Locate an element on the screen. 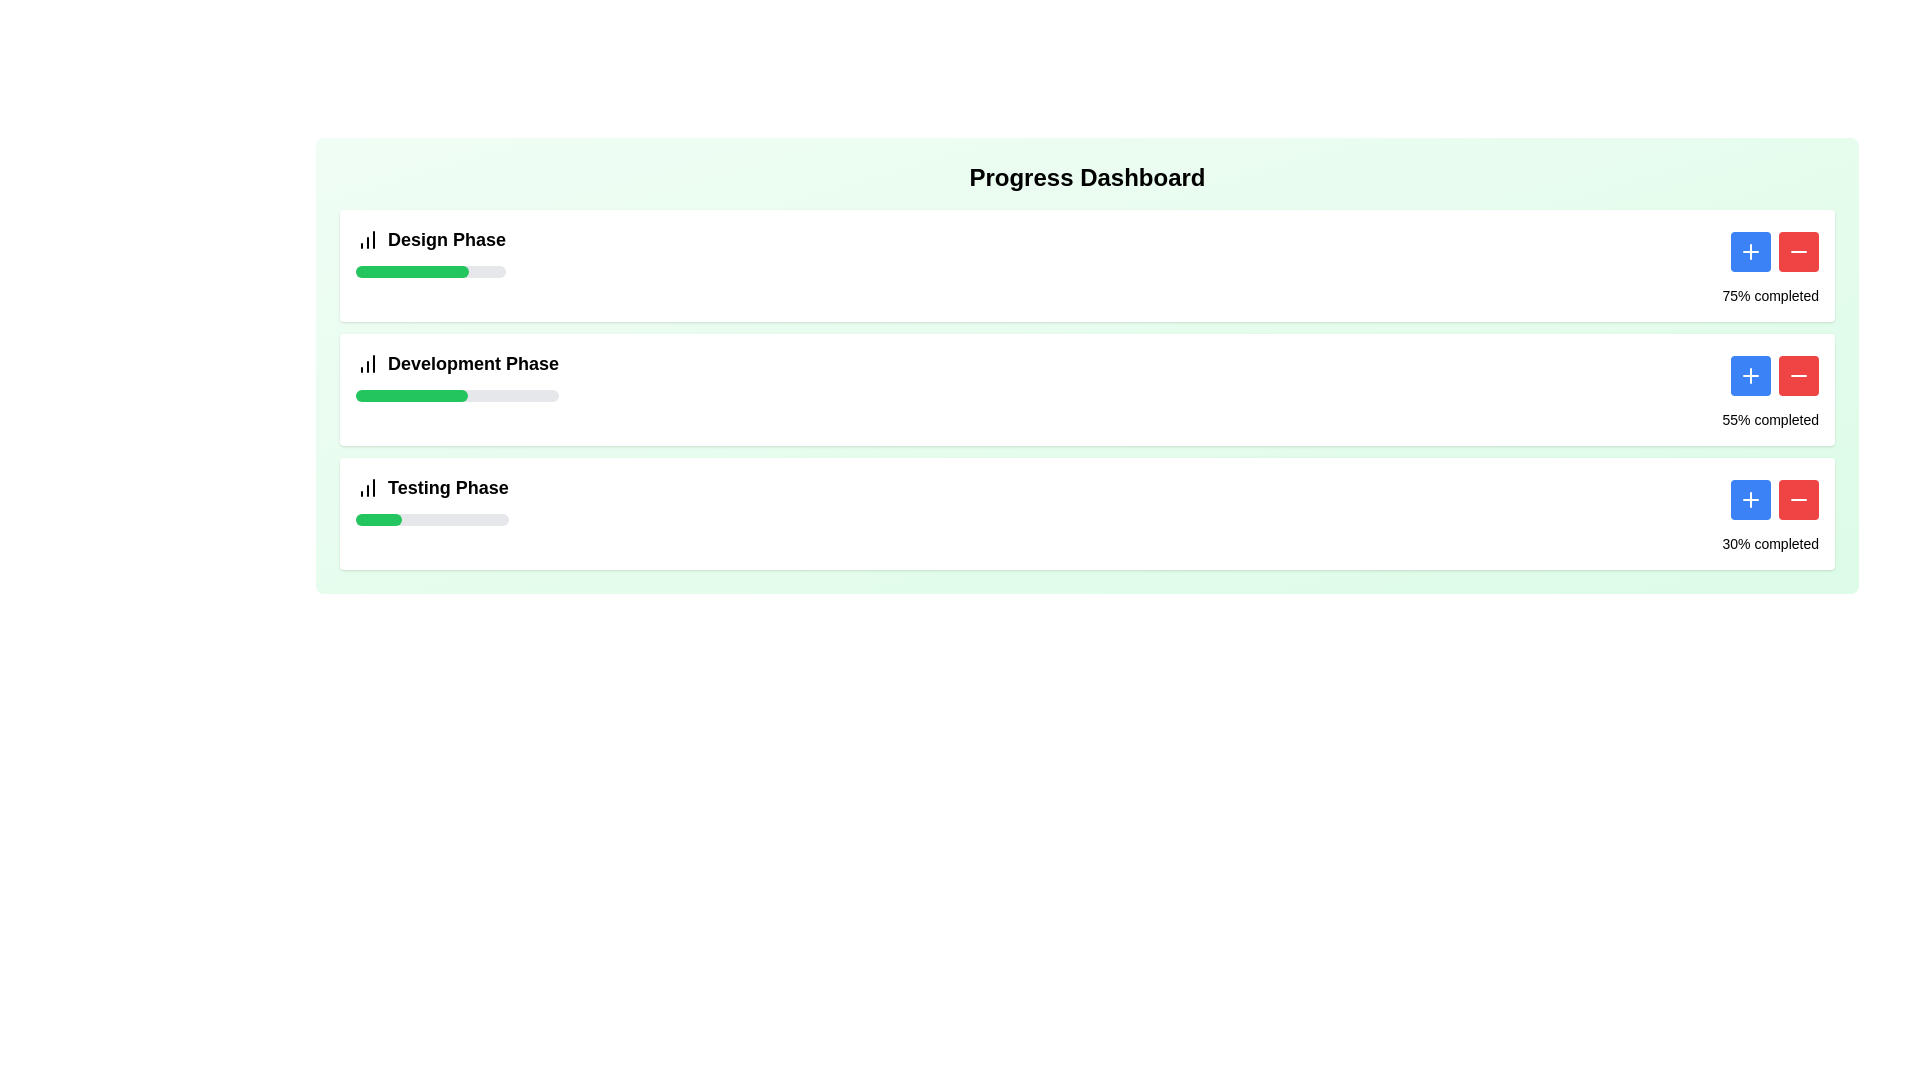 This screenshot has width=1920, height=1080. the progress bar that visually represents the completion status of the 'Testing Phase', located below 'Testing Phase' and aligned horizontally is located at coordinates (431, 519).